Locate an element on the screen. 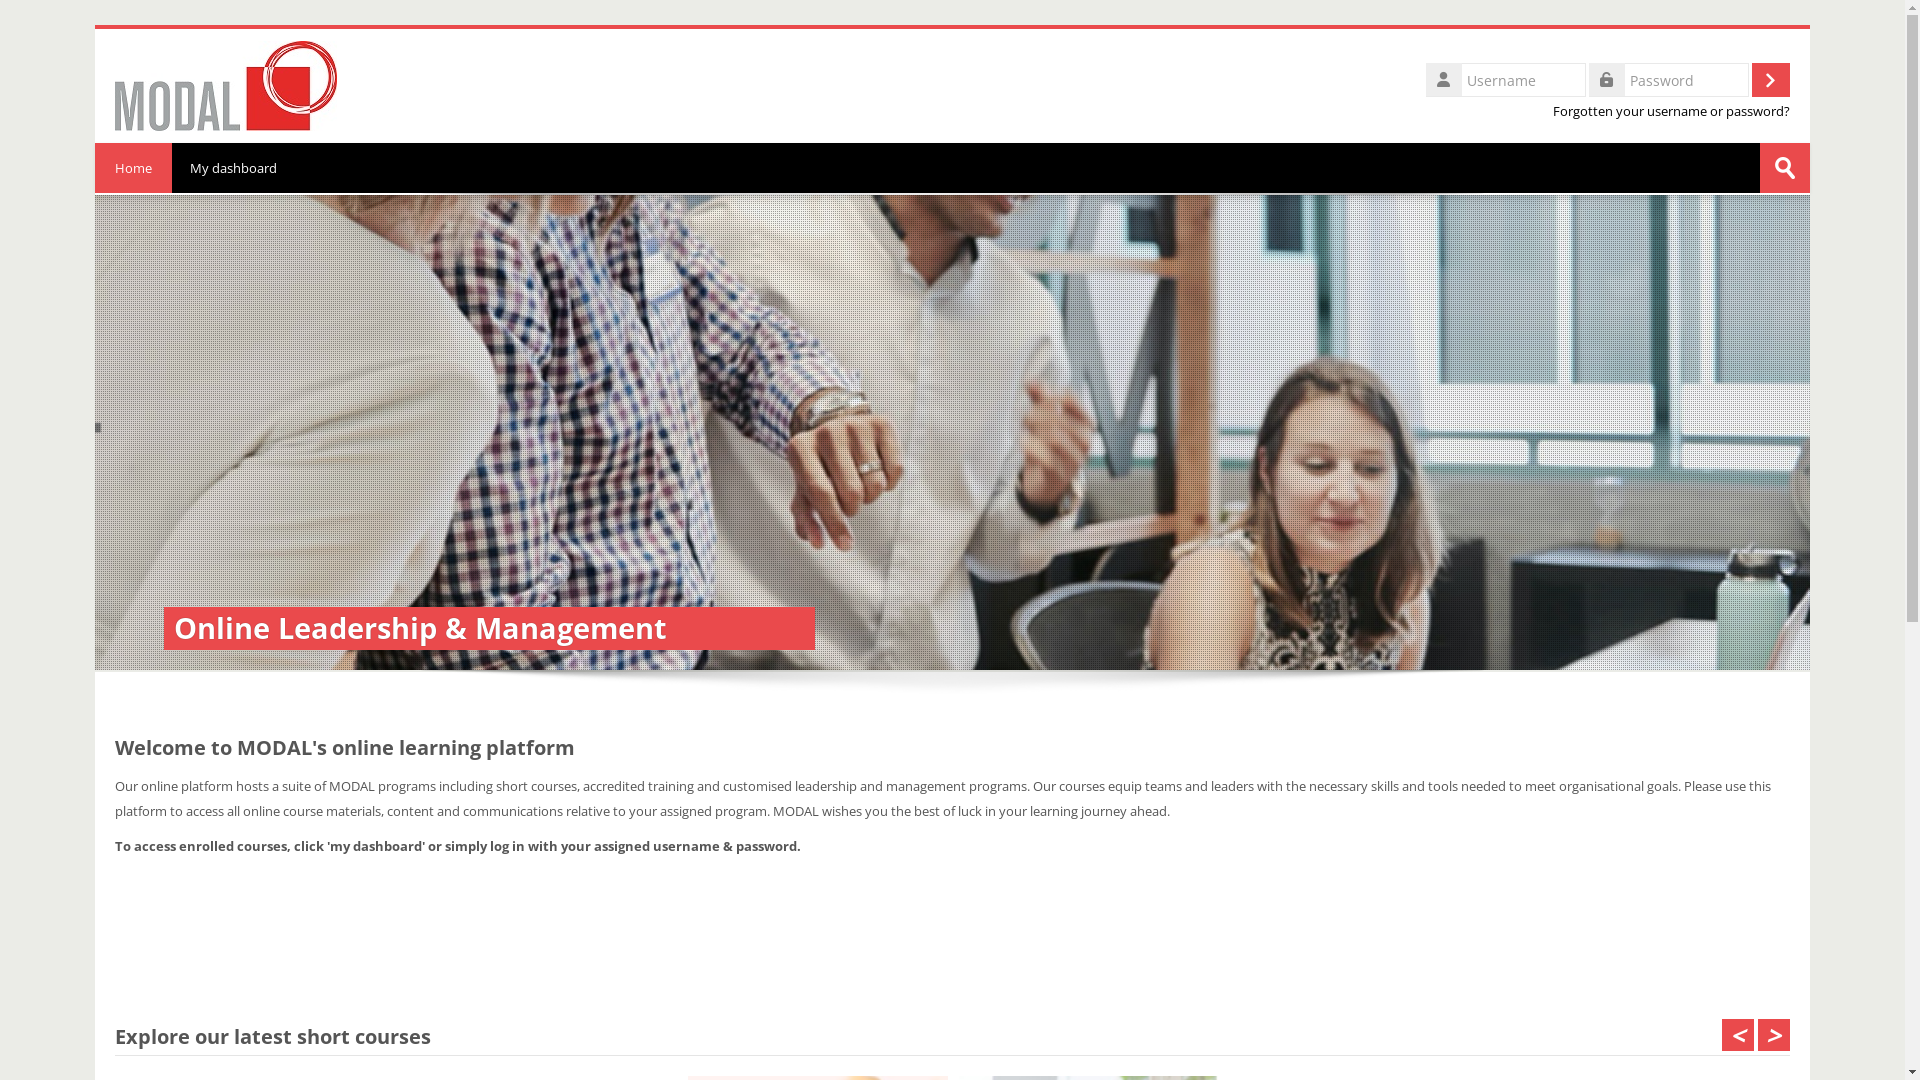  'Home' is located at coordinates (225, 83).